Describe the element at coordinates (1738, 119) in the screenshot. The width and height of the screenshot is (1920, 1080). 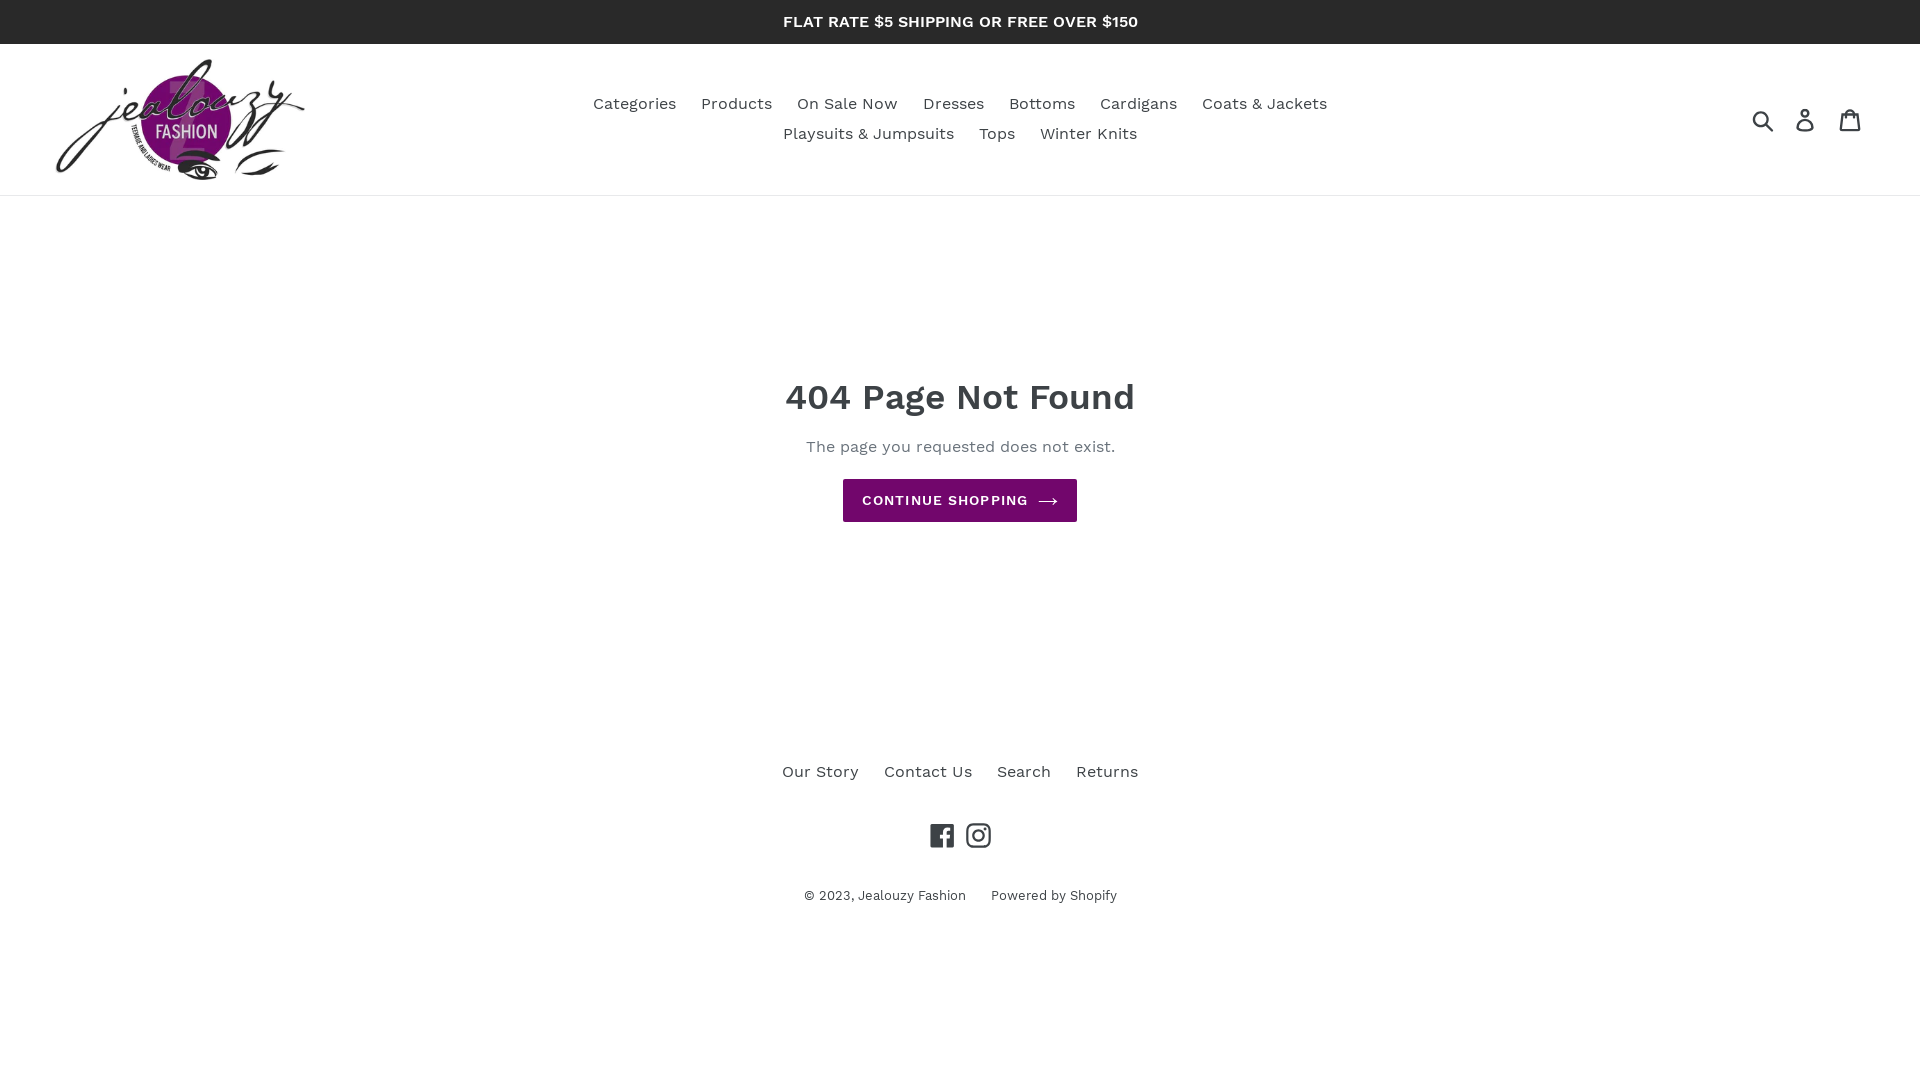
I see `'Submit'` at that location.